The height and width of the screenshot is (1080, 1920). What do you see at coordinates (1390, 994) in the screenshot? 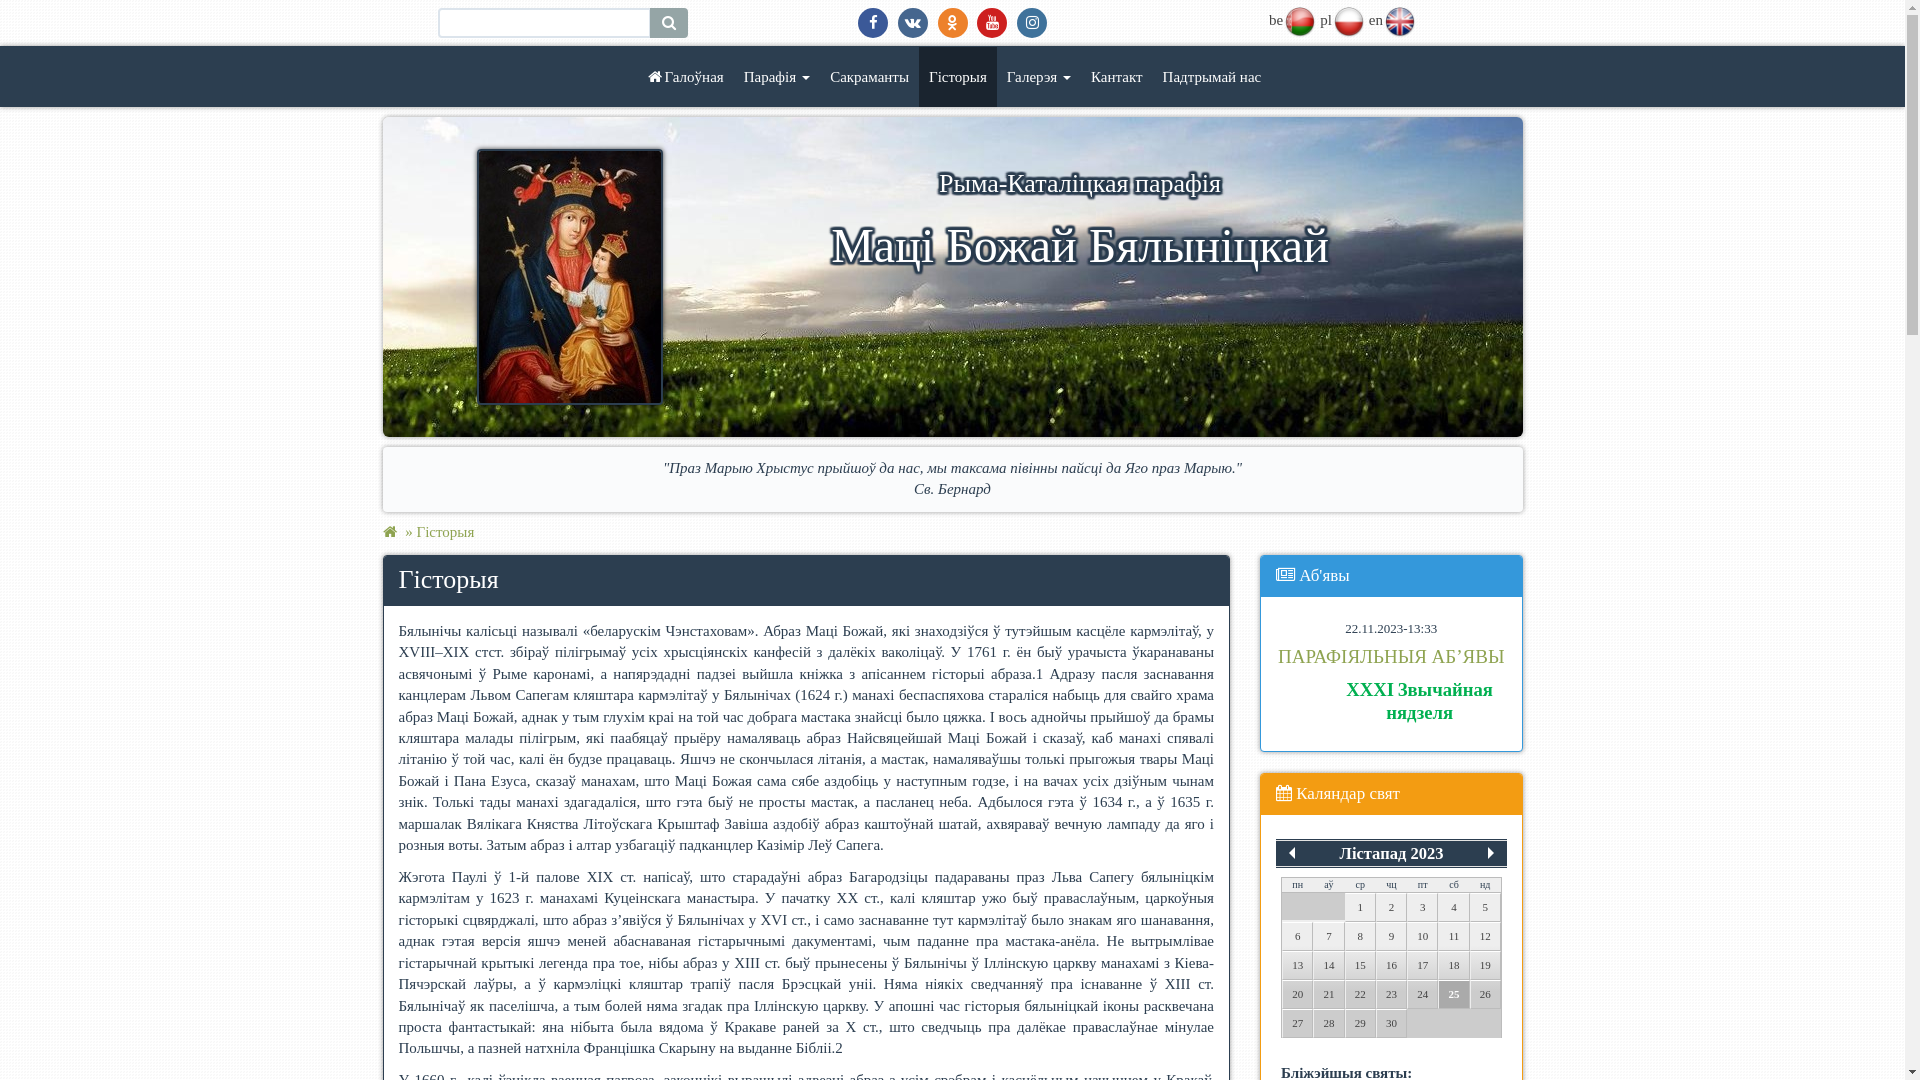
I see `'23'` at bounding box center [1390, 994].